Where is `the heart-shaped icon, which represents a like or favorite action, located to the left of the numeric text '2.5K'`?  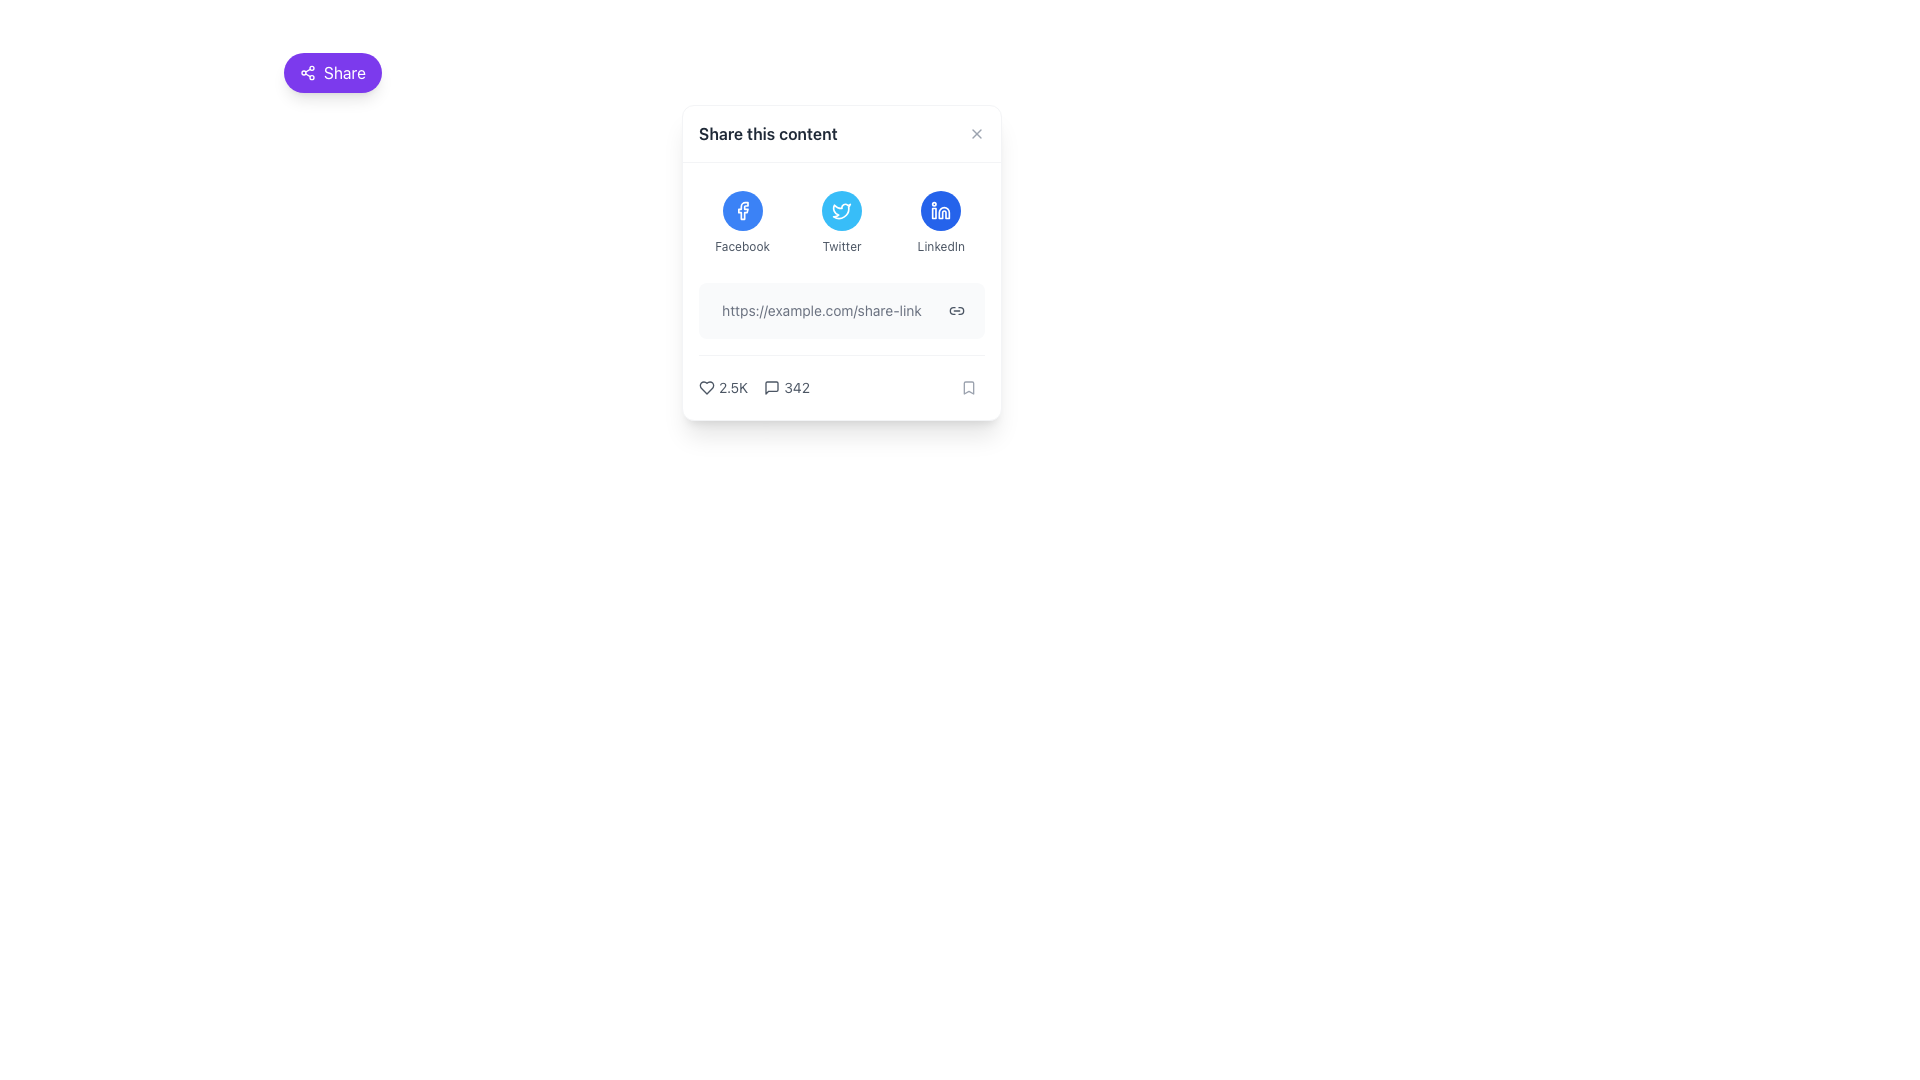
the heart-shaped icon, which represents a like or favorite action, located to the left of the numeric text '2.5K' is located at coordinates (706, 388).